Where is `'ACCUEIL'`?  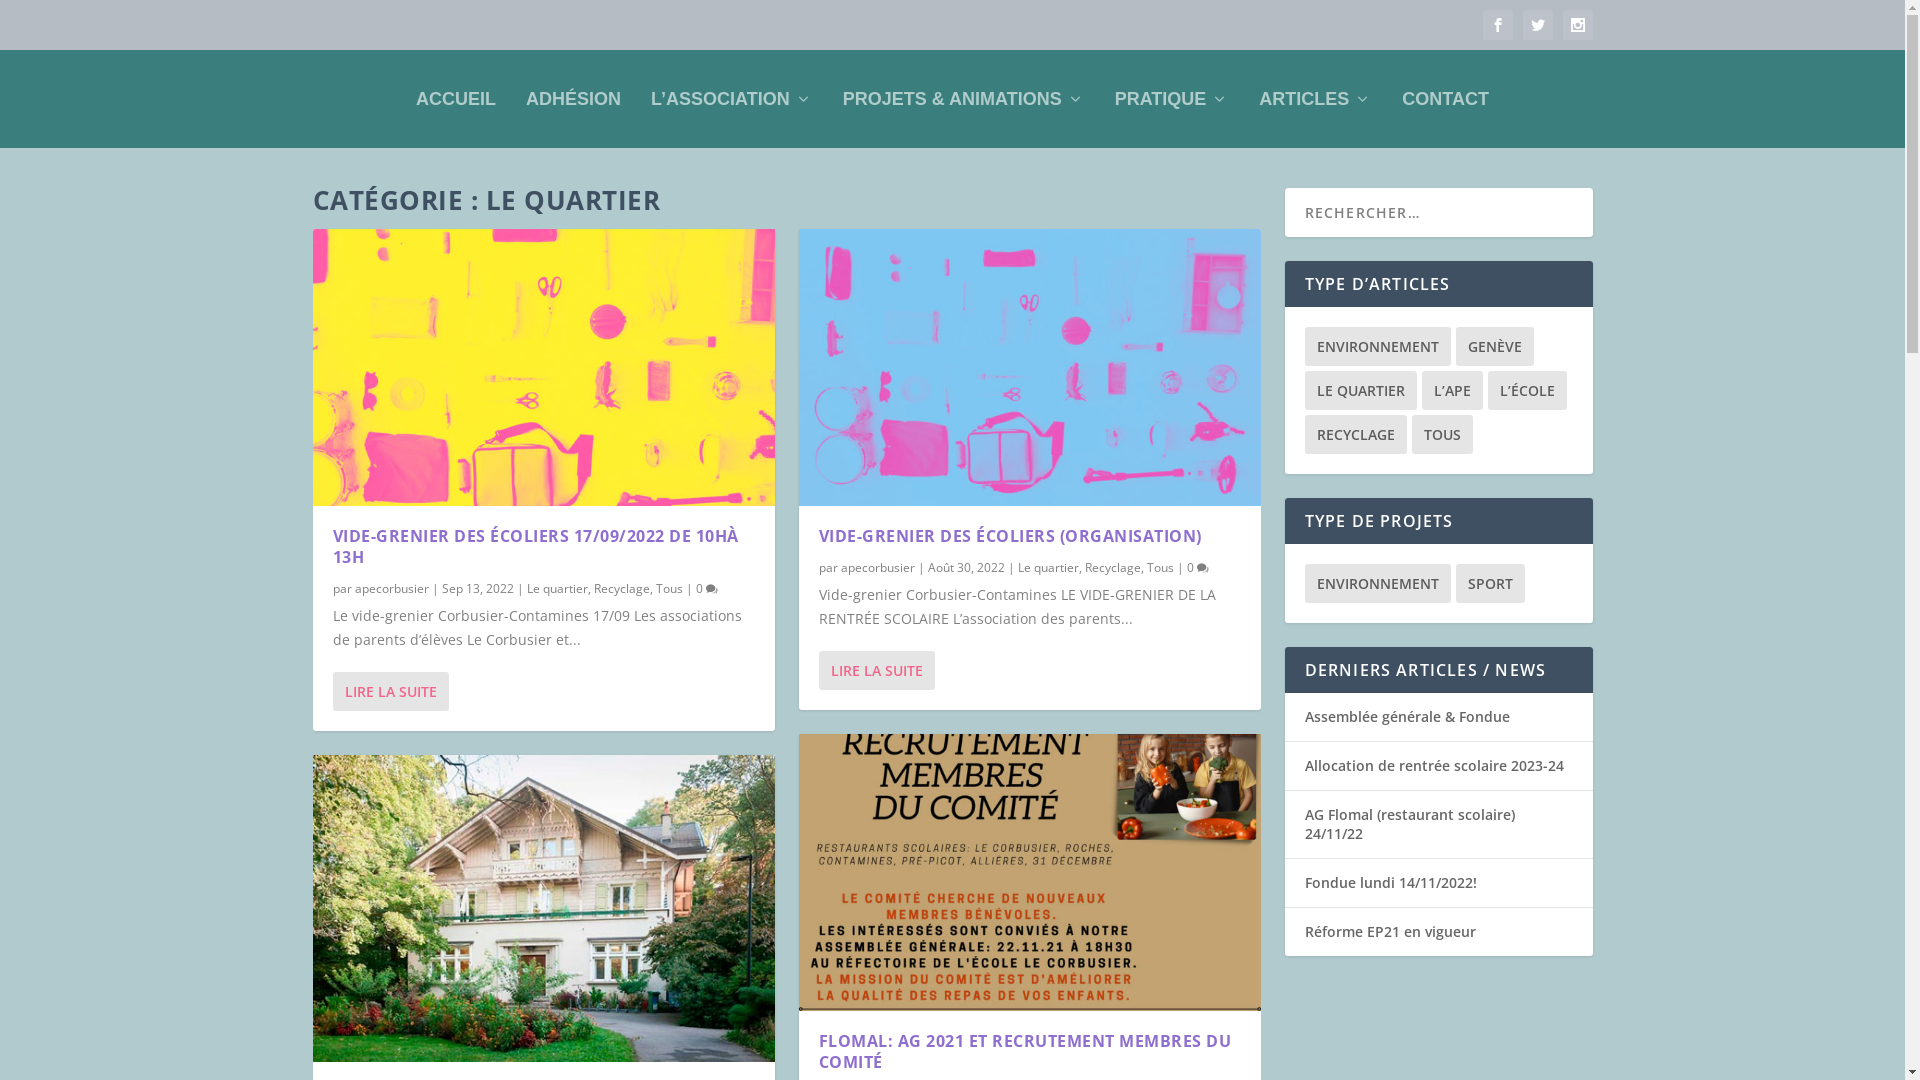
'ACCUEIL' is located at coordinates (455, 99).